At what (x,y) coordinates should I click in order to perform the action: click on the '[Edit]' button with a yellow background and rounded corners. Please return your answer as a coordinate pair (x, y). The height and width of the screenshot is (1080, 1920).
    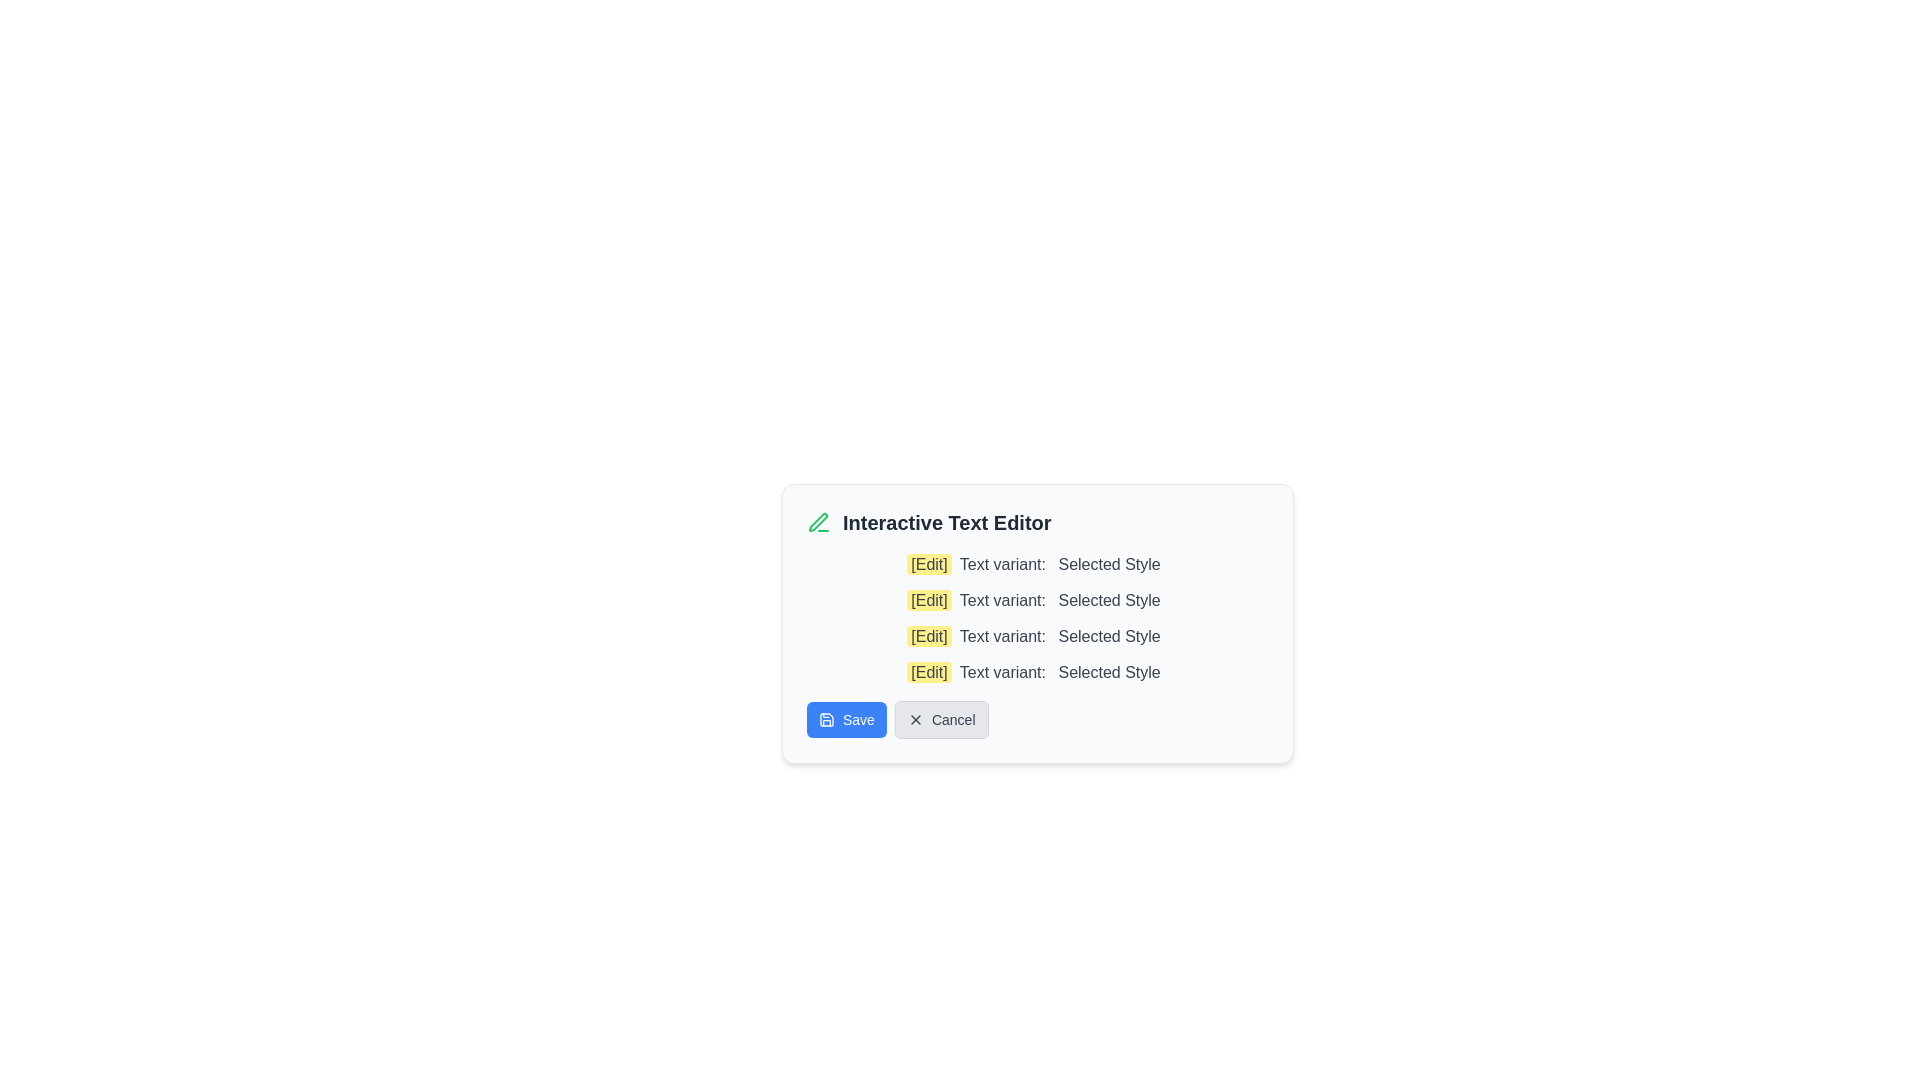
    Looking at the image, I should click on (928, 564).